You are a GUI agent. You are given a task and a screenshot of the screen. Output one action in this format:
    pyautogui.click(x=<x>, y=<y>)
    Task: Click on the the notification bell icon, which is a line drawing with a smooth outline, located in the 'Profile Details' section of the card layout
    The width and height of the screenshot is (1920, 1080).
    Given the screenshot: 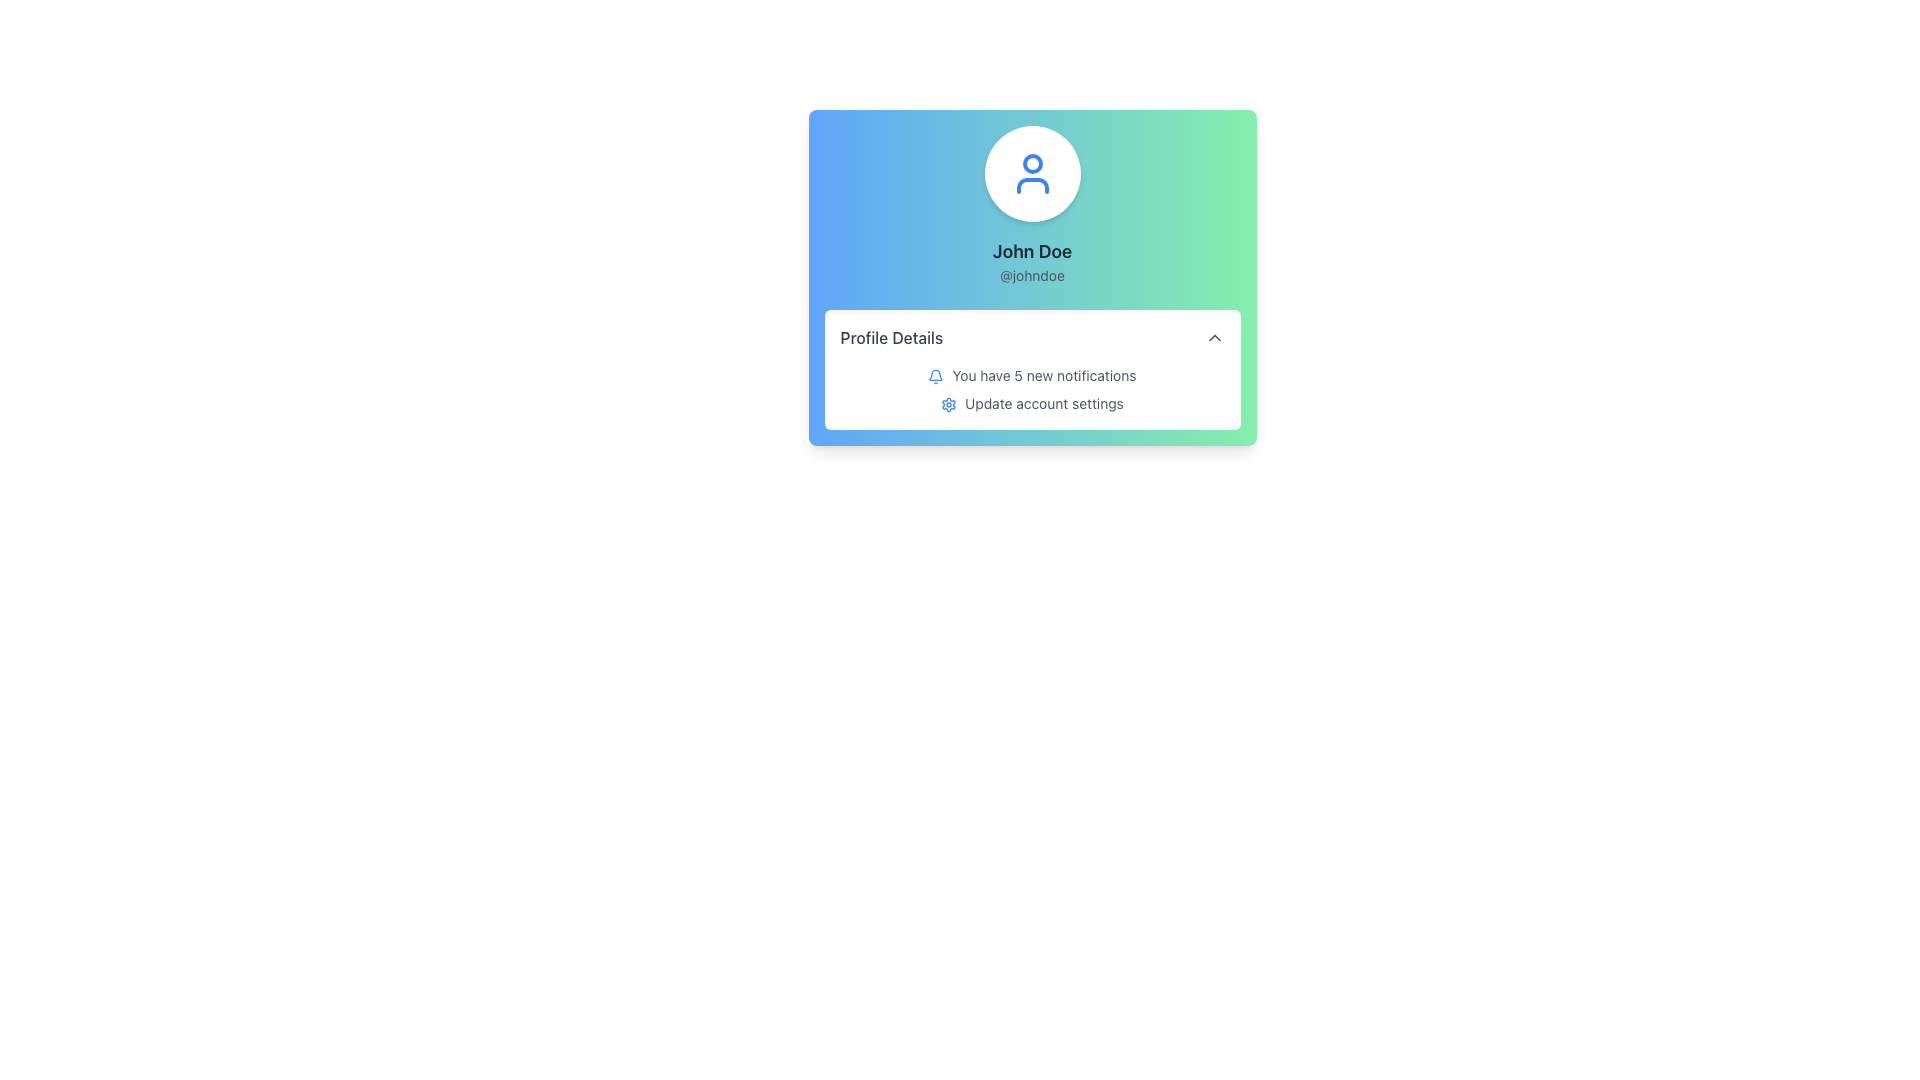 What is the action you would take?
    pyautogui.click(x=935, y=375)
    